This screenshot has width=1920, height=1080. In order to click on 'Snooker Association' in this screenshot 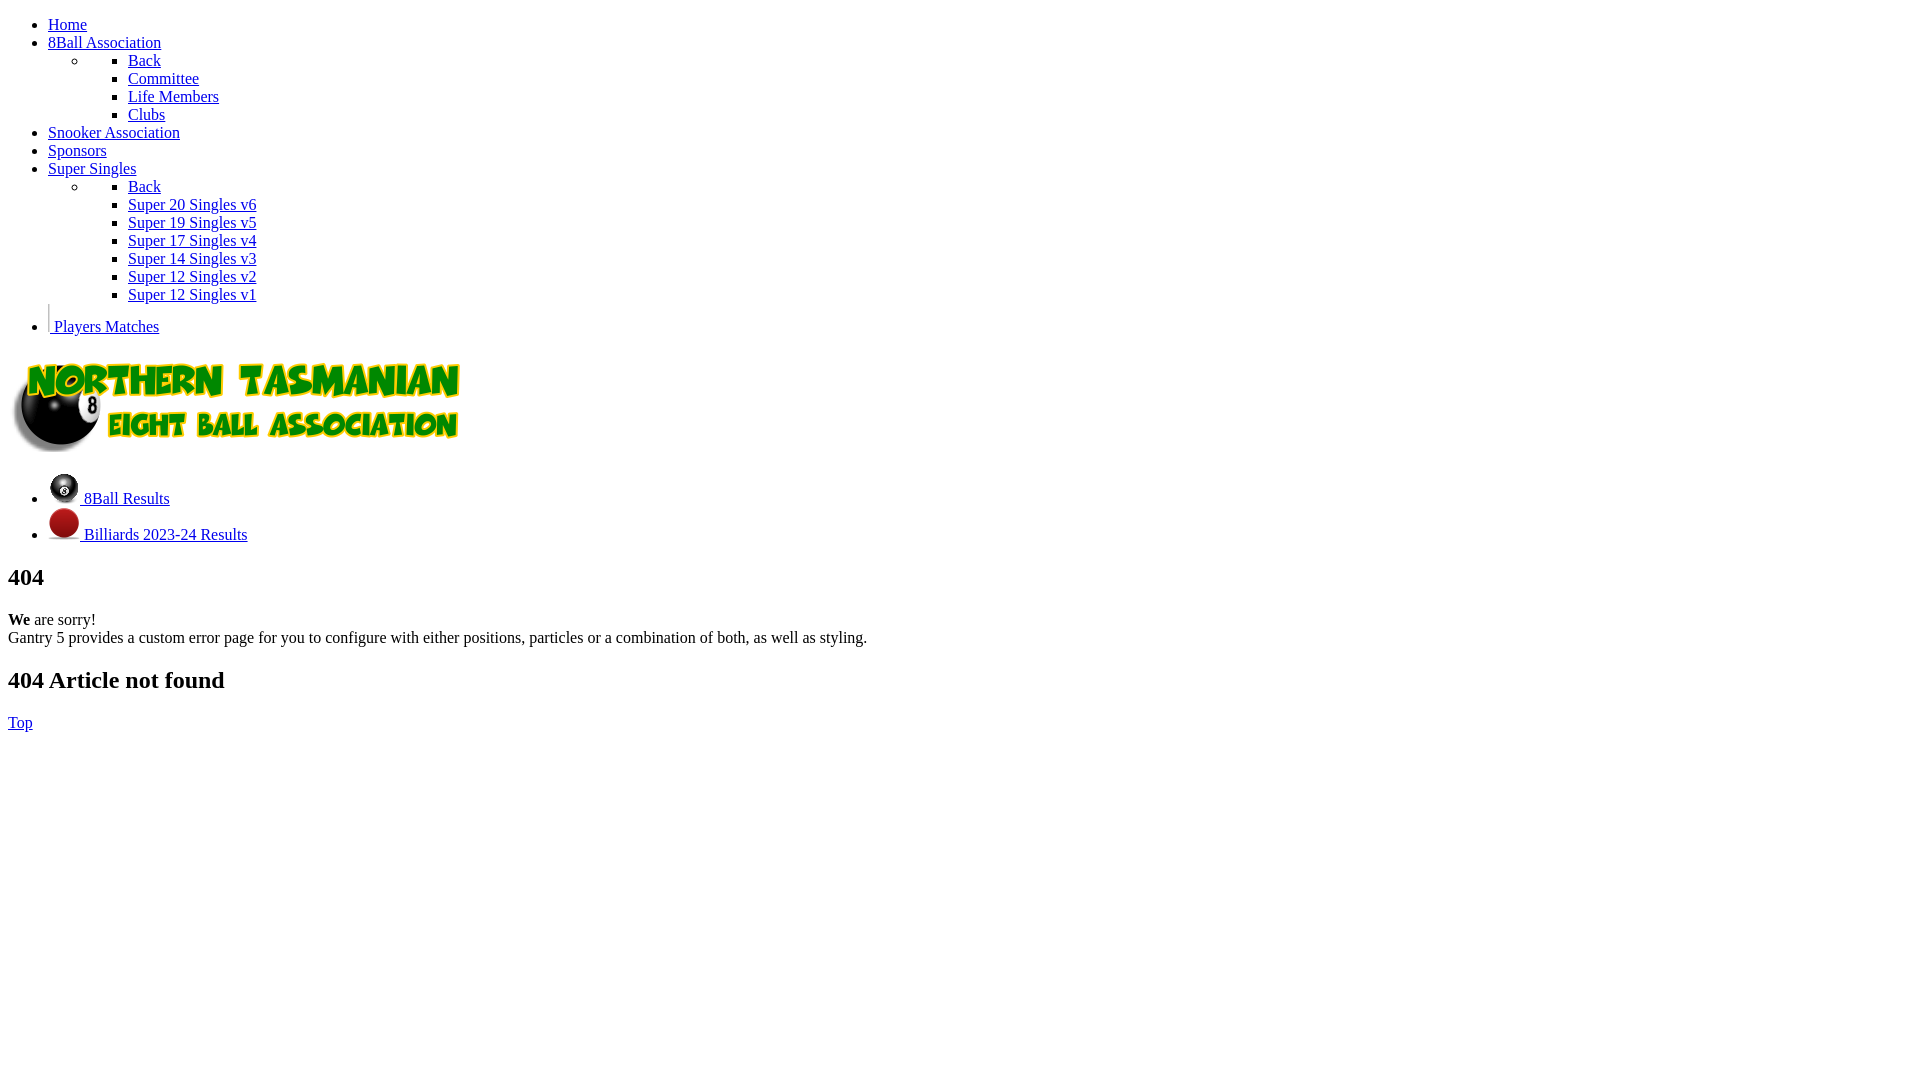, I will do `click(113, 132)`.